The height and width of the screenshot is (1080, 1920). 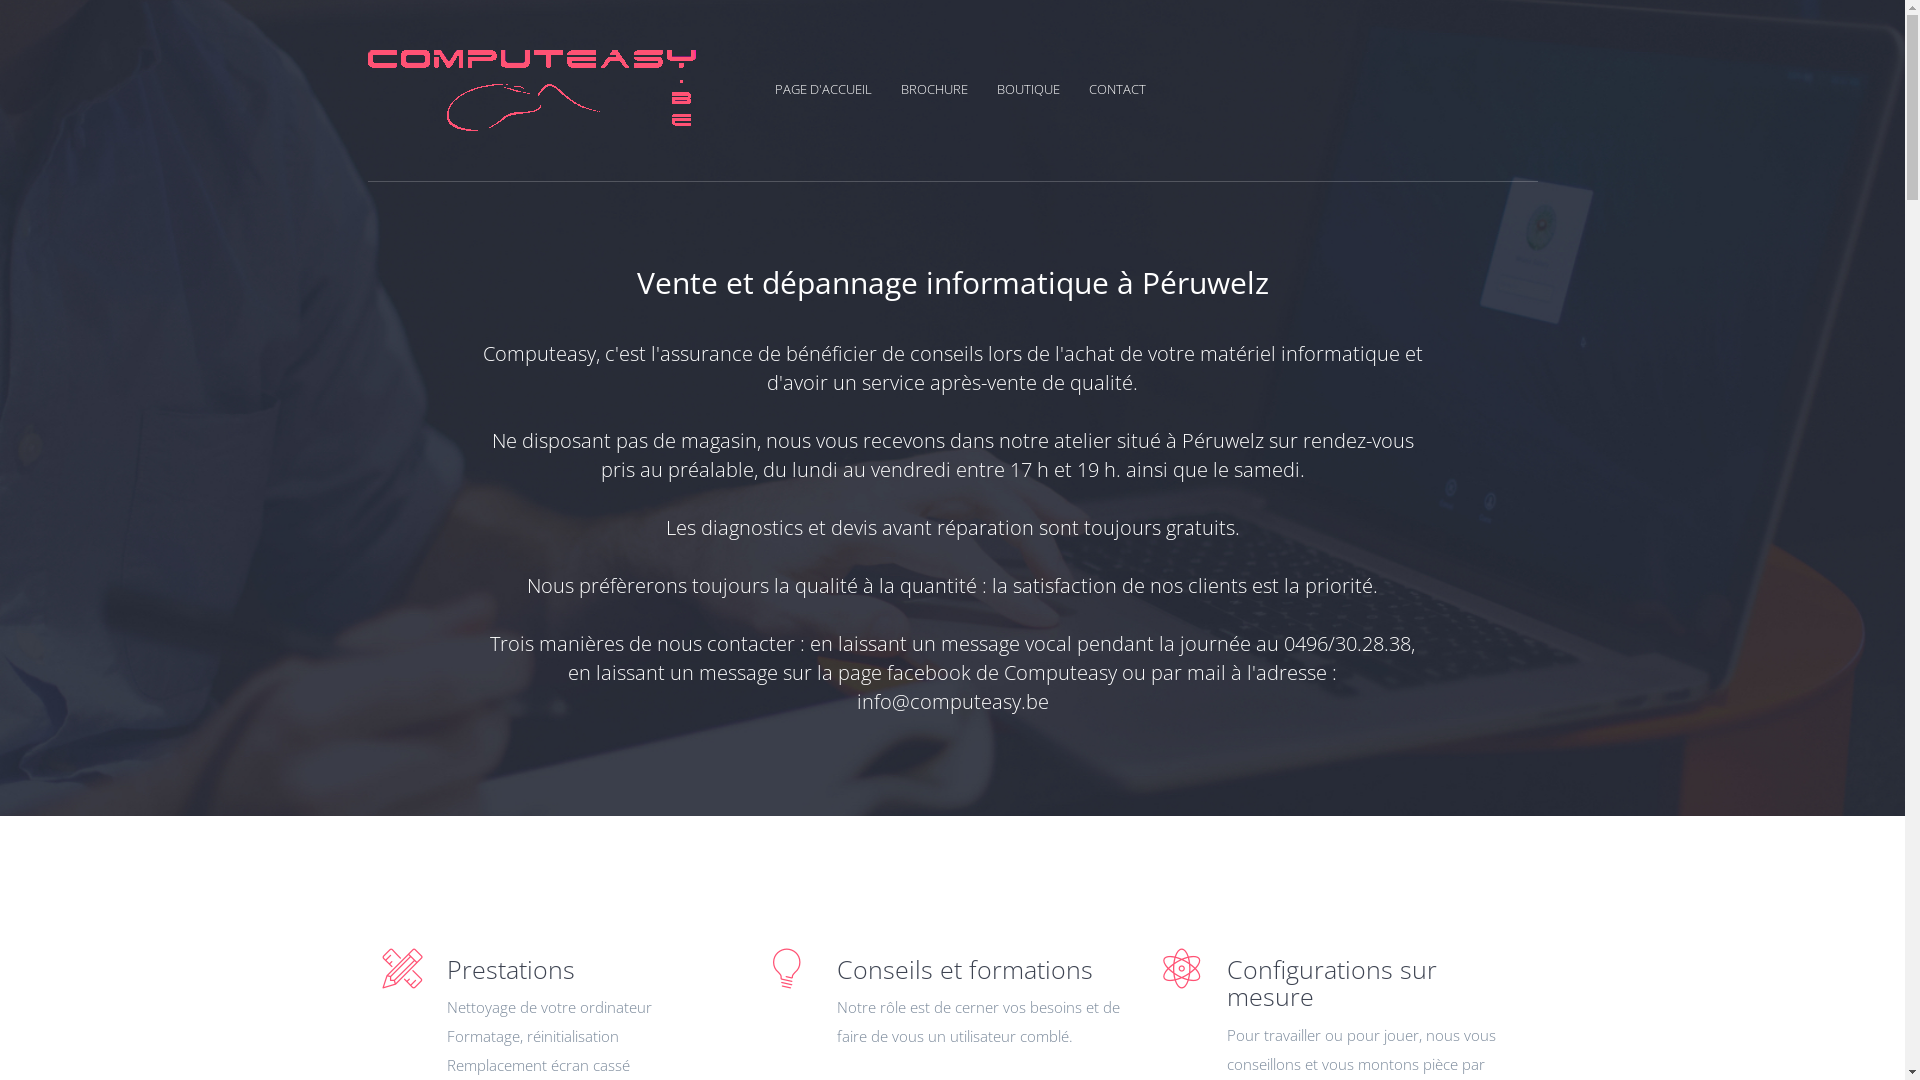 What do you see at coordinates (1115, 87) in the screenshot?
I see `'CONTACT'` at bounding box center [1115, 87].